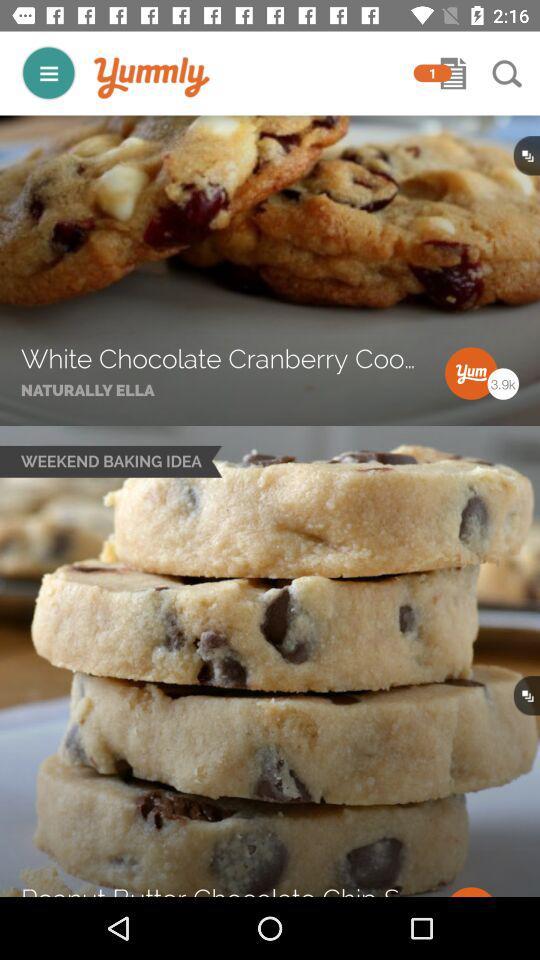 The height and width of the screenshot is (960, 540). What do you see at coordinates (526, 155) in the screenshot?
I see `black button in first image` at bounding box center [526, 155].